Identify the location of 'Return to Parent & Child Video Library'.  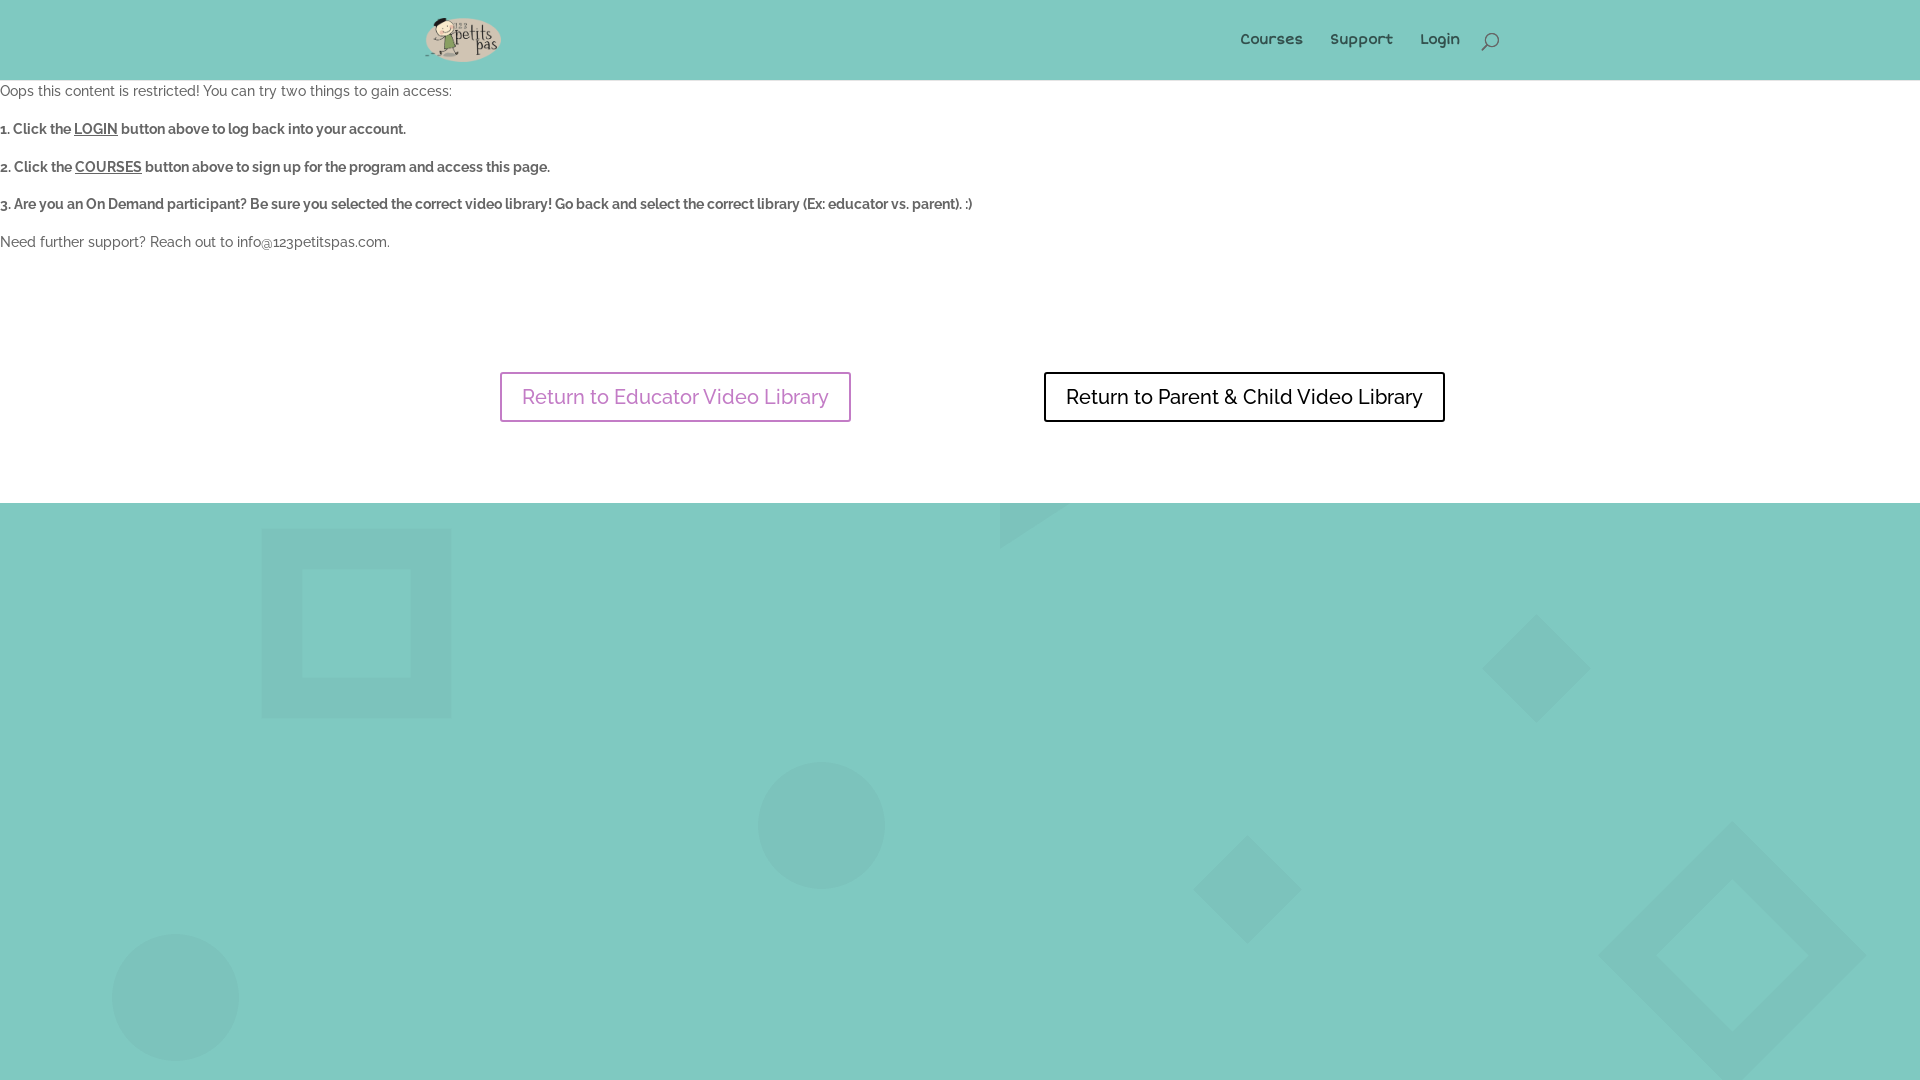
(1243, 397).